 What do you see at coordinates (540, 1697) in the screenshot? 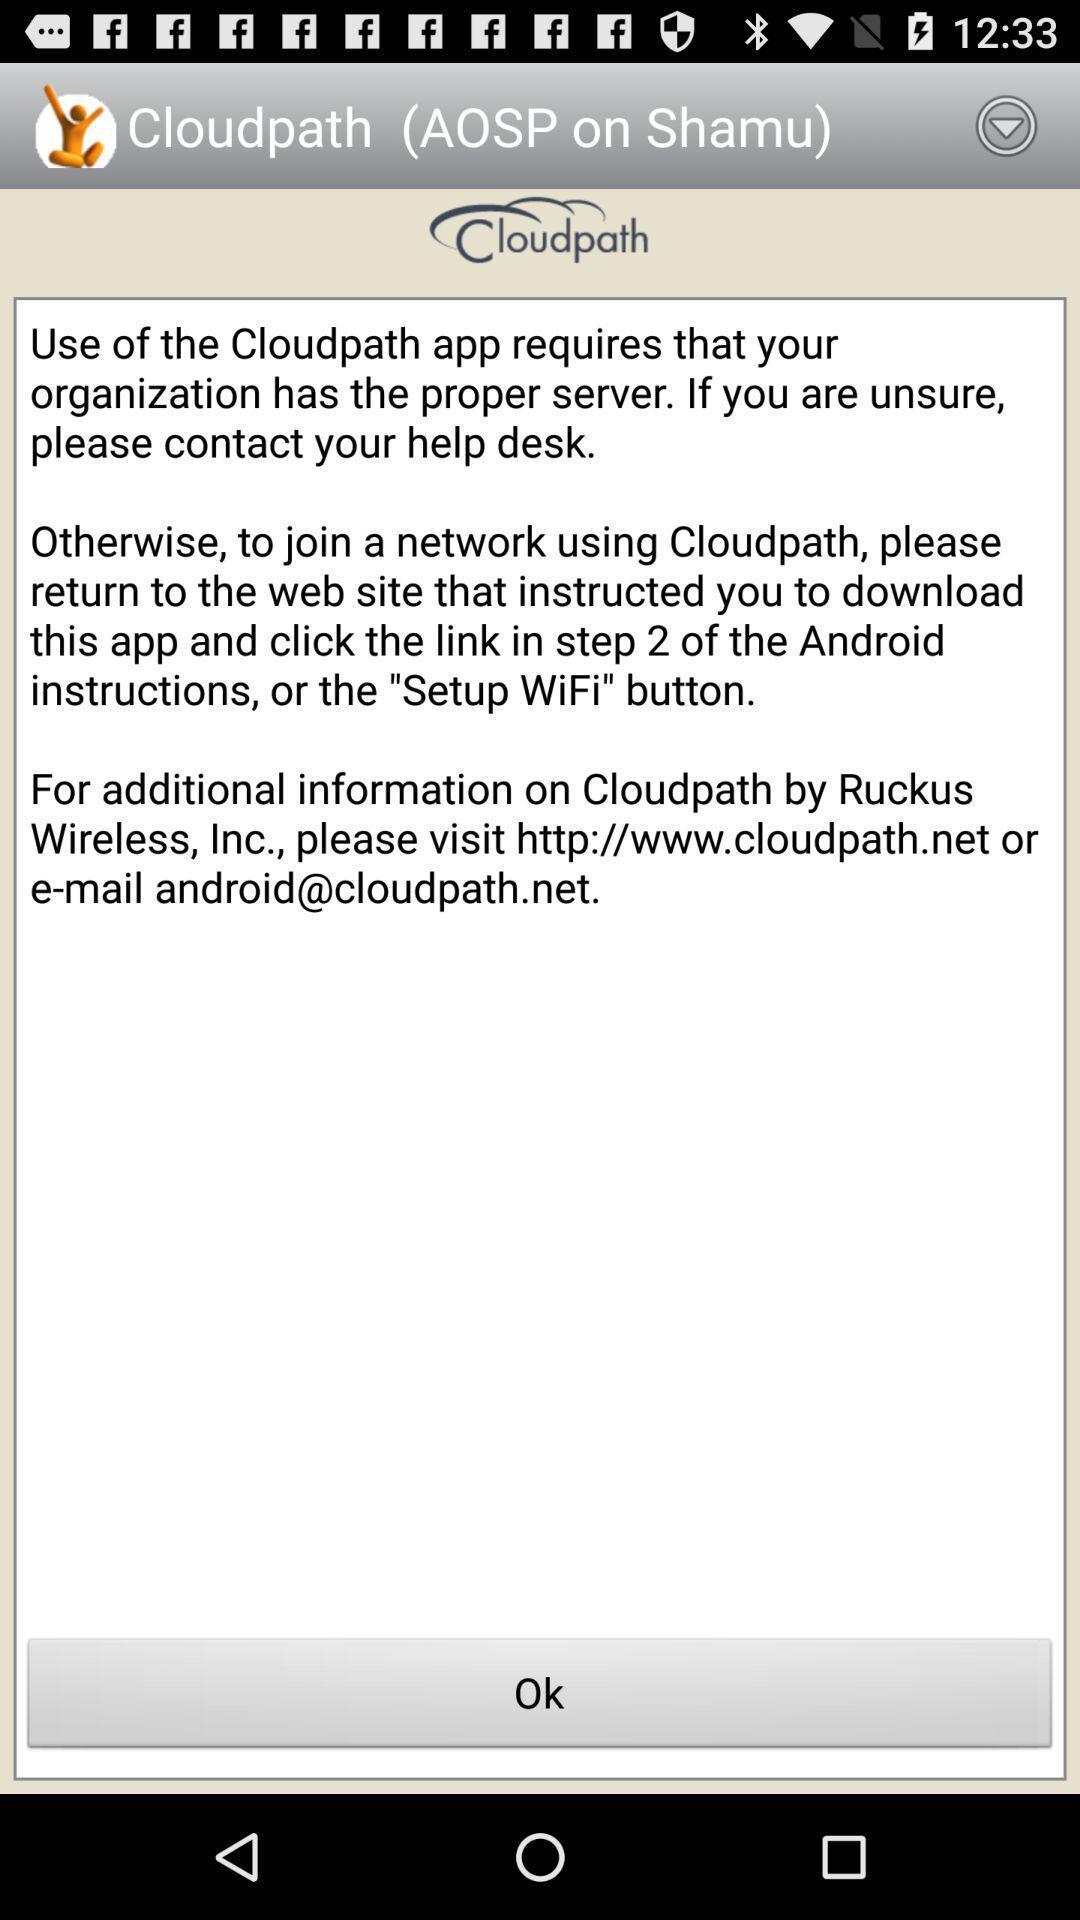
I see `icon at the bottom` at bounding box center [540, 1697].